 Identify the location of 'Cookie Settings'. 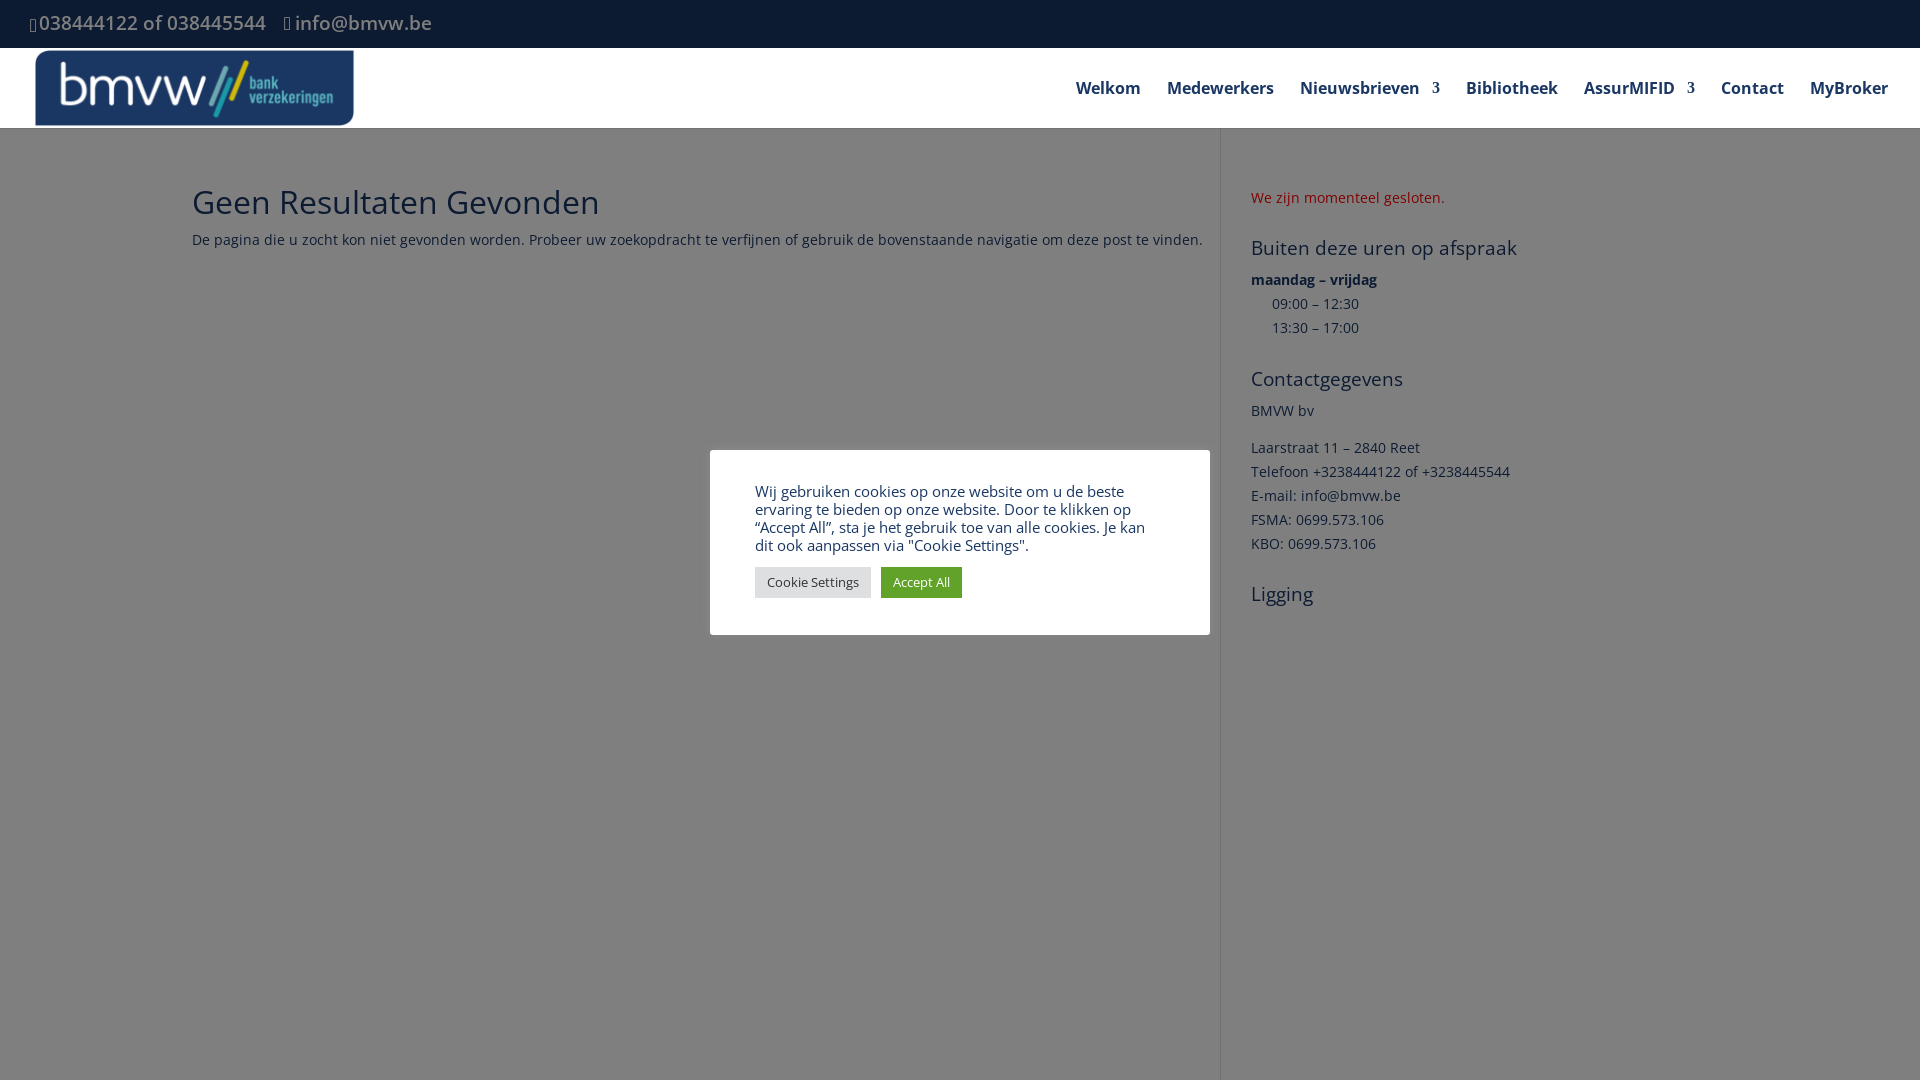
(812, 581).